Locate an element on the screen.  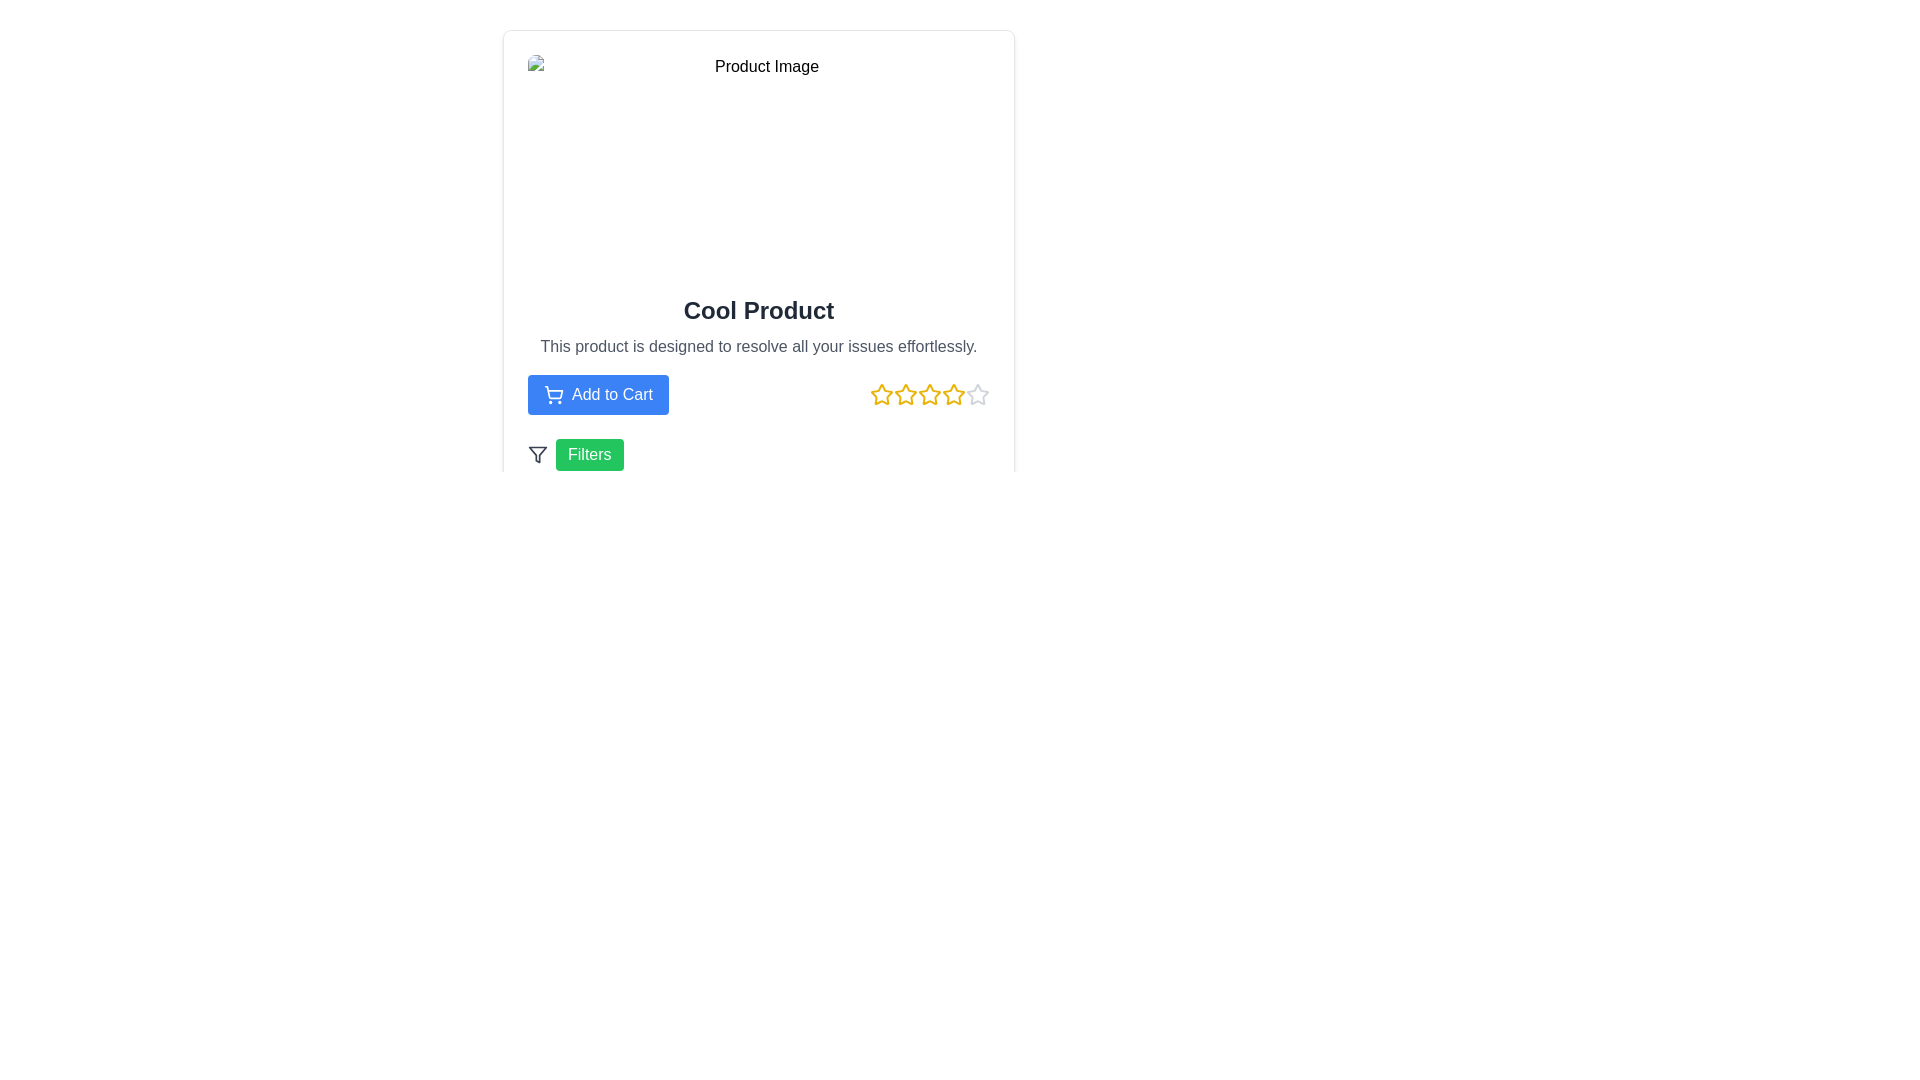
the 'Add to Cart' icon located to the left of the text within the button that visually indicates the action of adding a product to the shopping cart is located at coordinates (553, 394).